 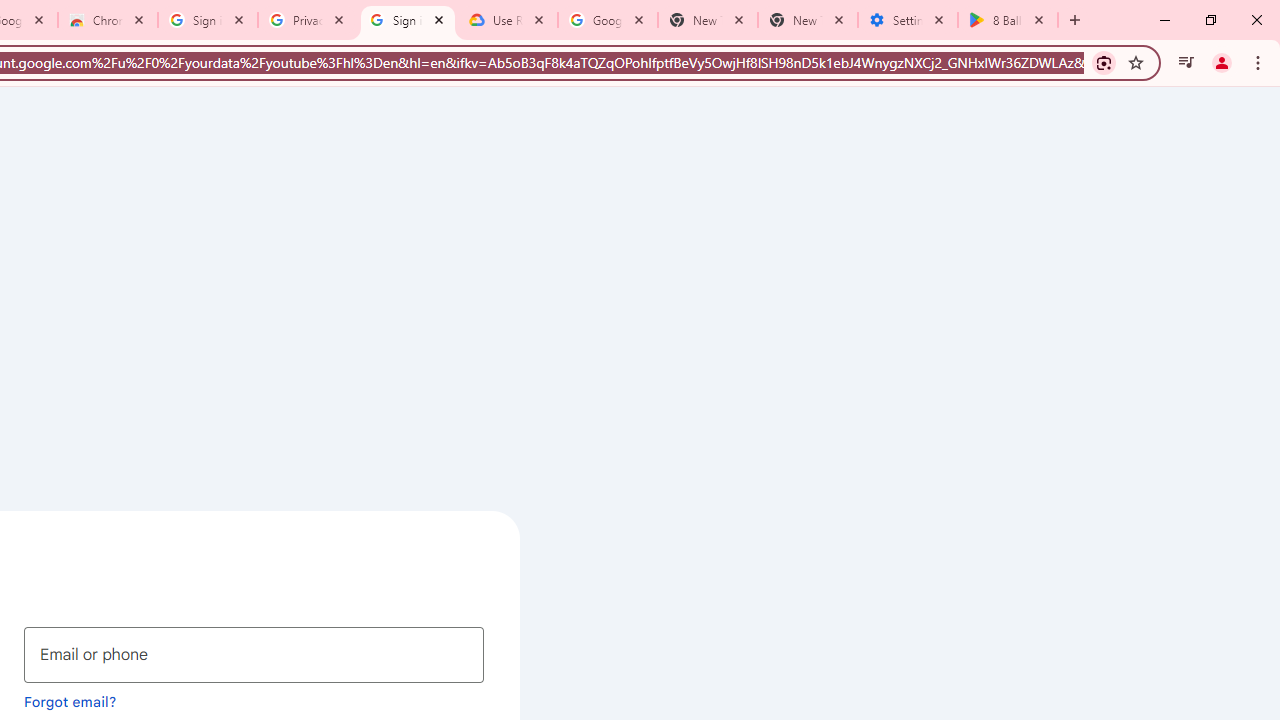 I want to click on '8 Ball Pool - Apps on Google Play', so click(x=1008, y=20).